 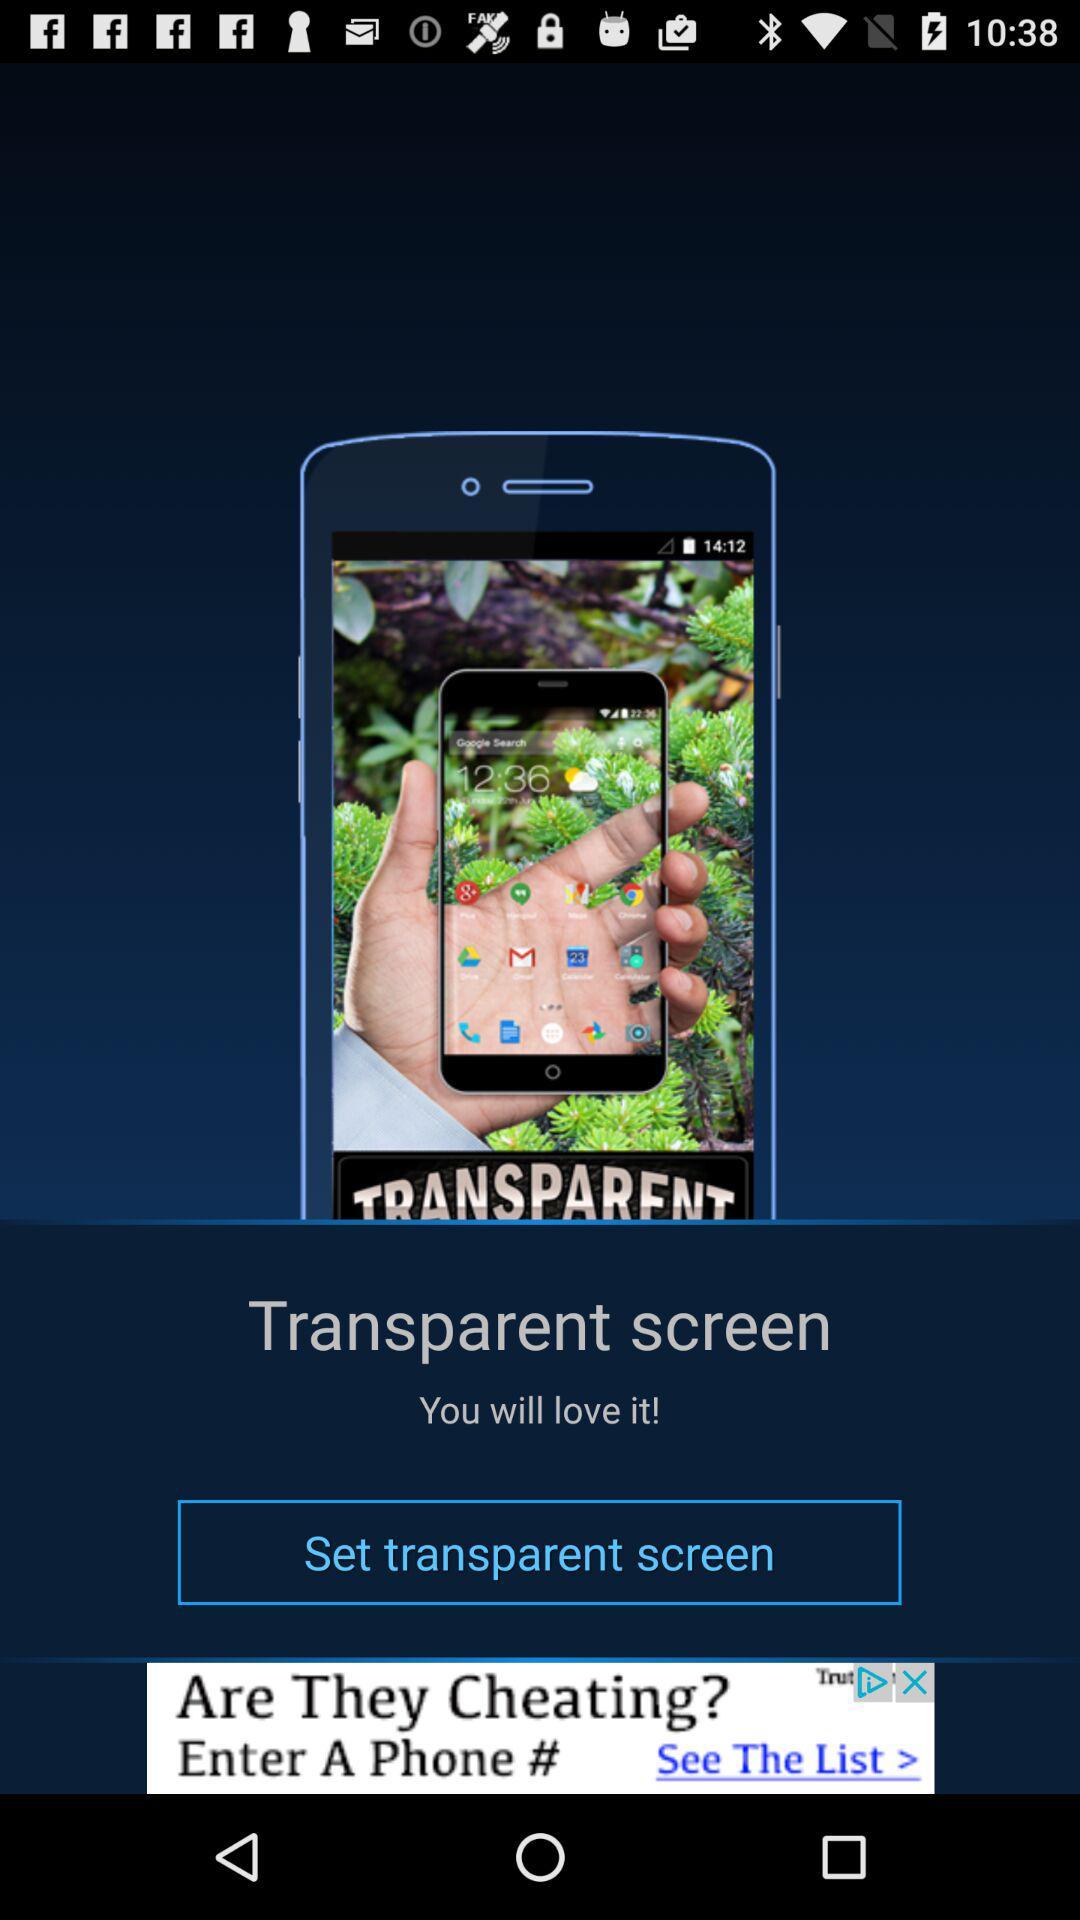 I want to click on mention page are going this button, so click(x=540, y=1727).